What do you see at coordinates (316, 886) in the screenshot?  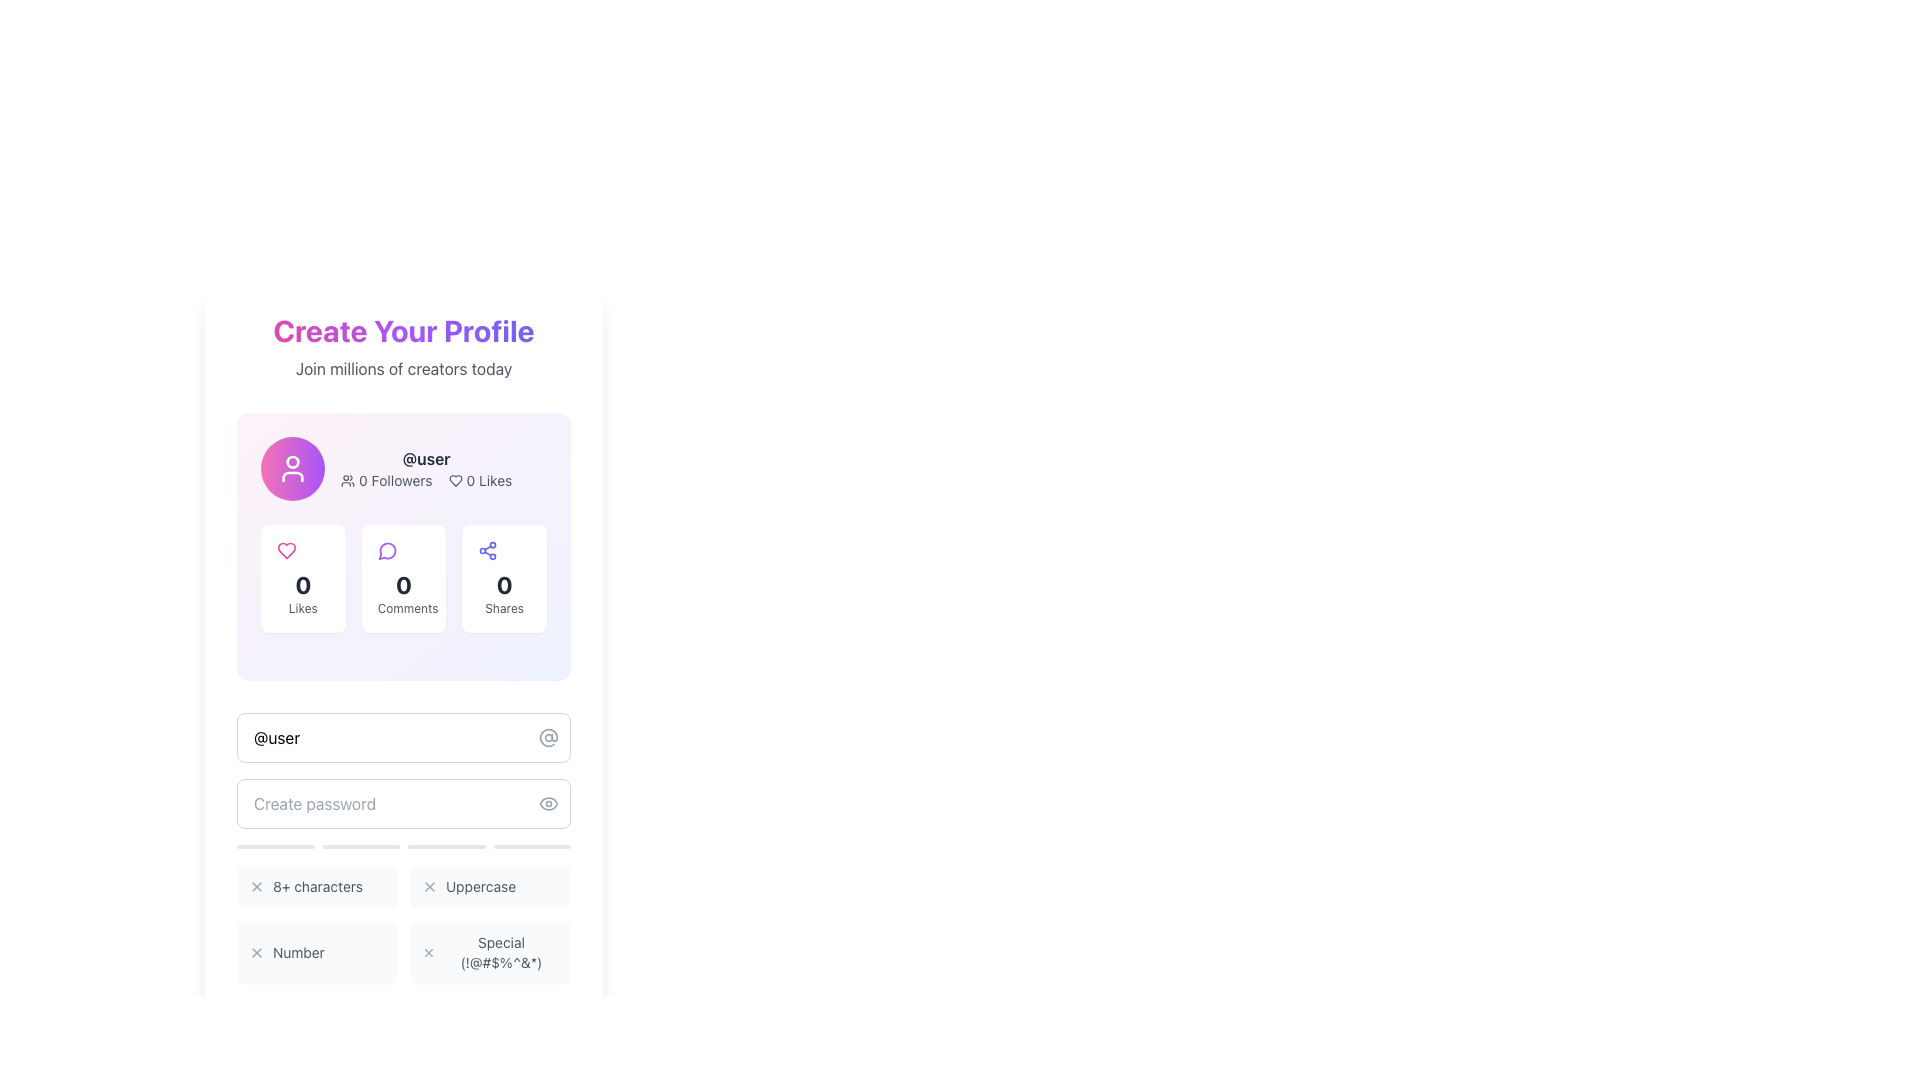 I see `contents of the Text Label with Icon that indicates the password requirement for a minimum length of 8 characters, located in the password requirement section below the 'Create password' input field` at bounding box center [316, 886].